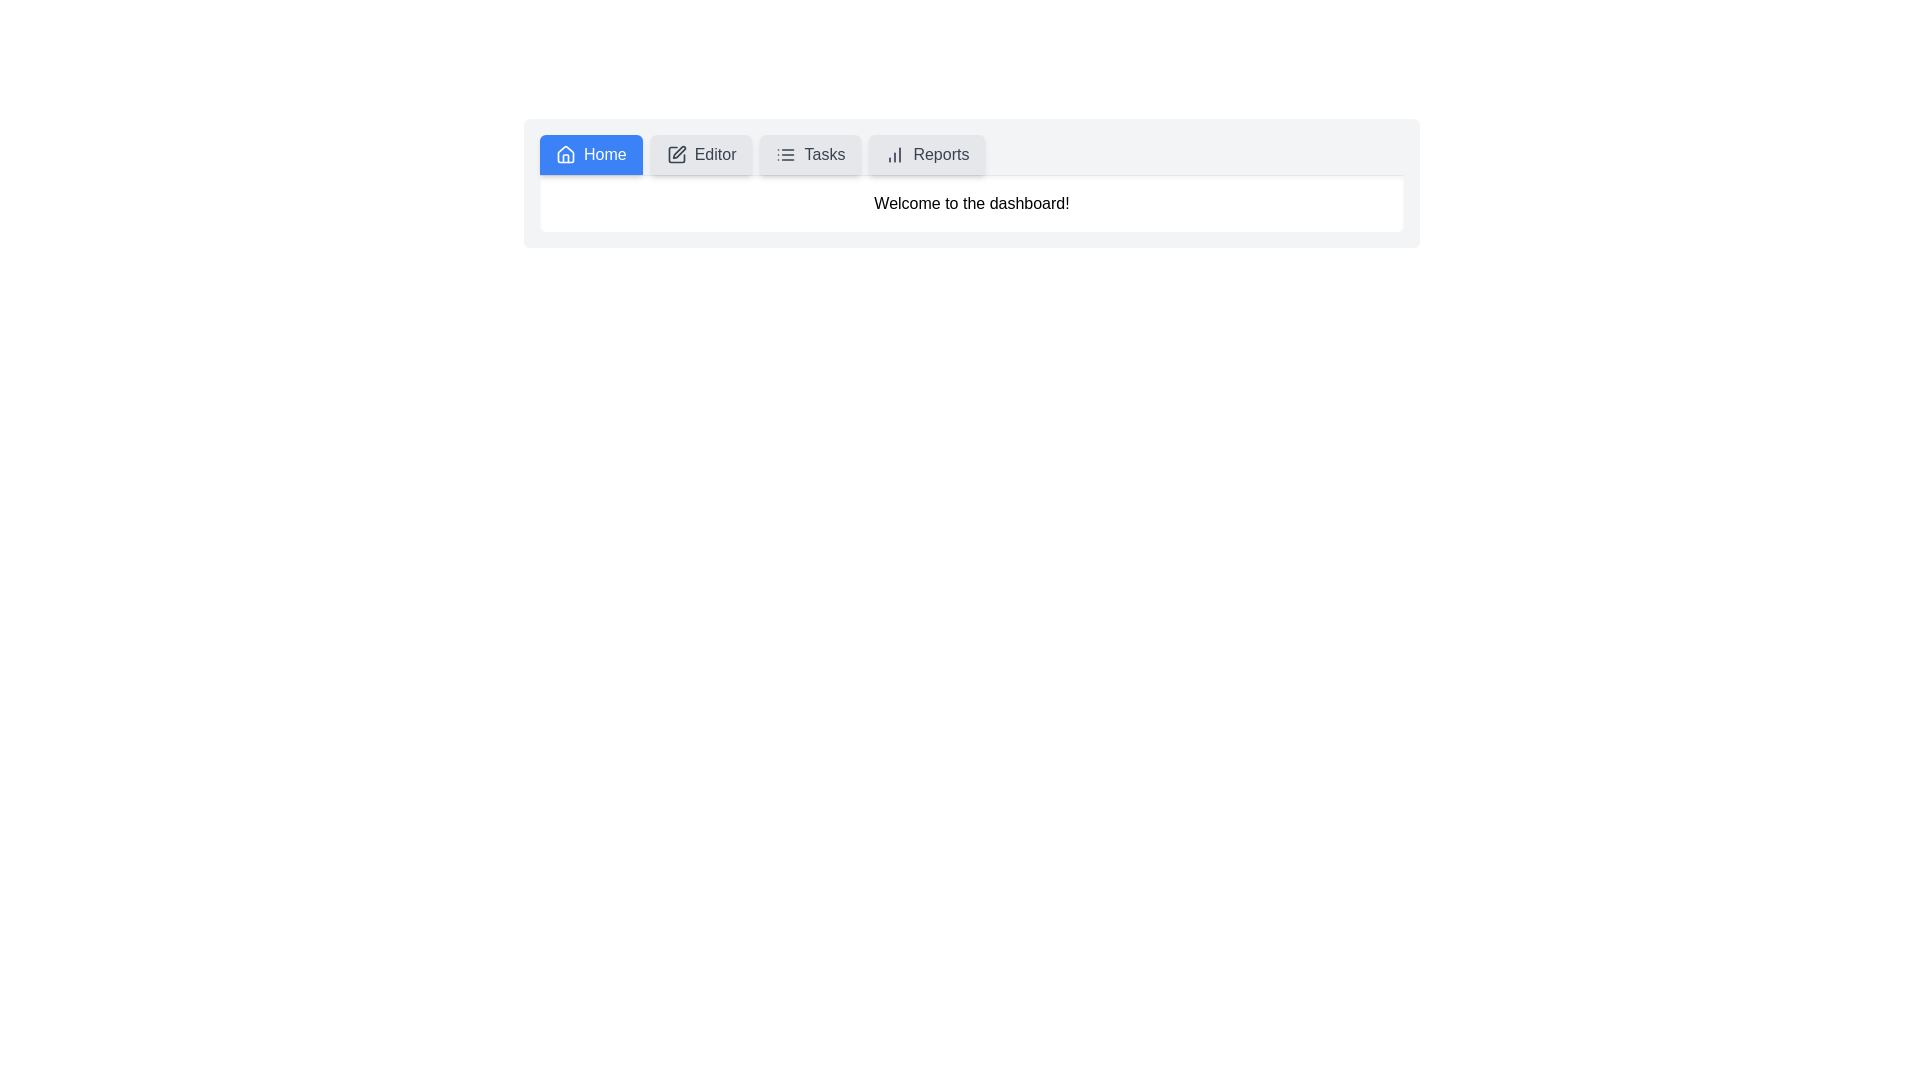 This screenshot has width=1920, height=1080. What do you see at coordinates (925, 153) in the screenshot?
I see `the tab button corresponding to Reports` at bounding box center [925, 153].